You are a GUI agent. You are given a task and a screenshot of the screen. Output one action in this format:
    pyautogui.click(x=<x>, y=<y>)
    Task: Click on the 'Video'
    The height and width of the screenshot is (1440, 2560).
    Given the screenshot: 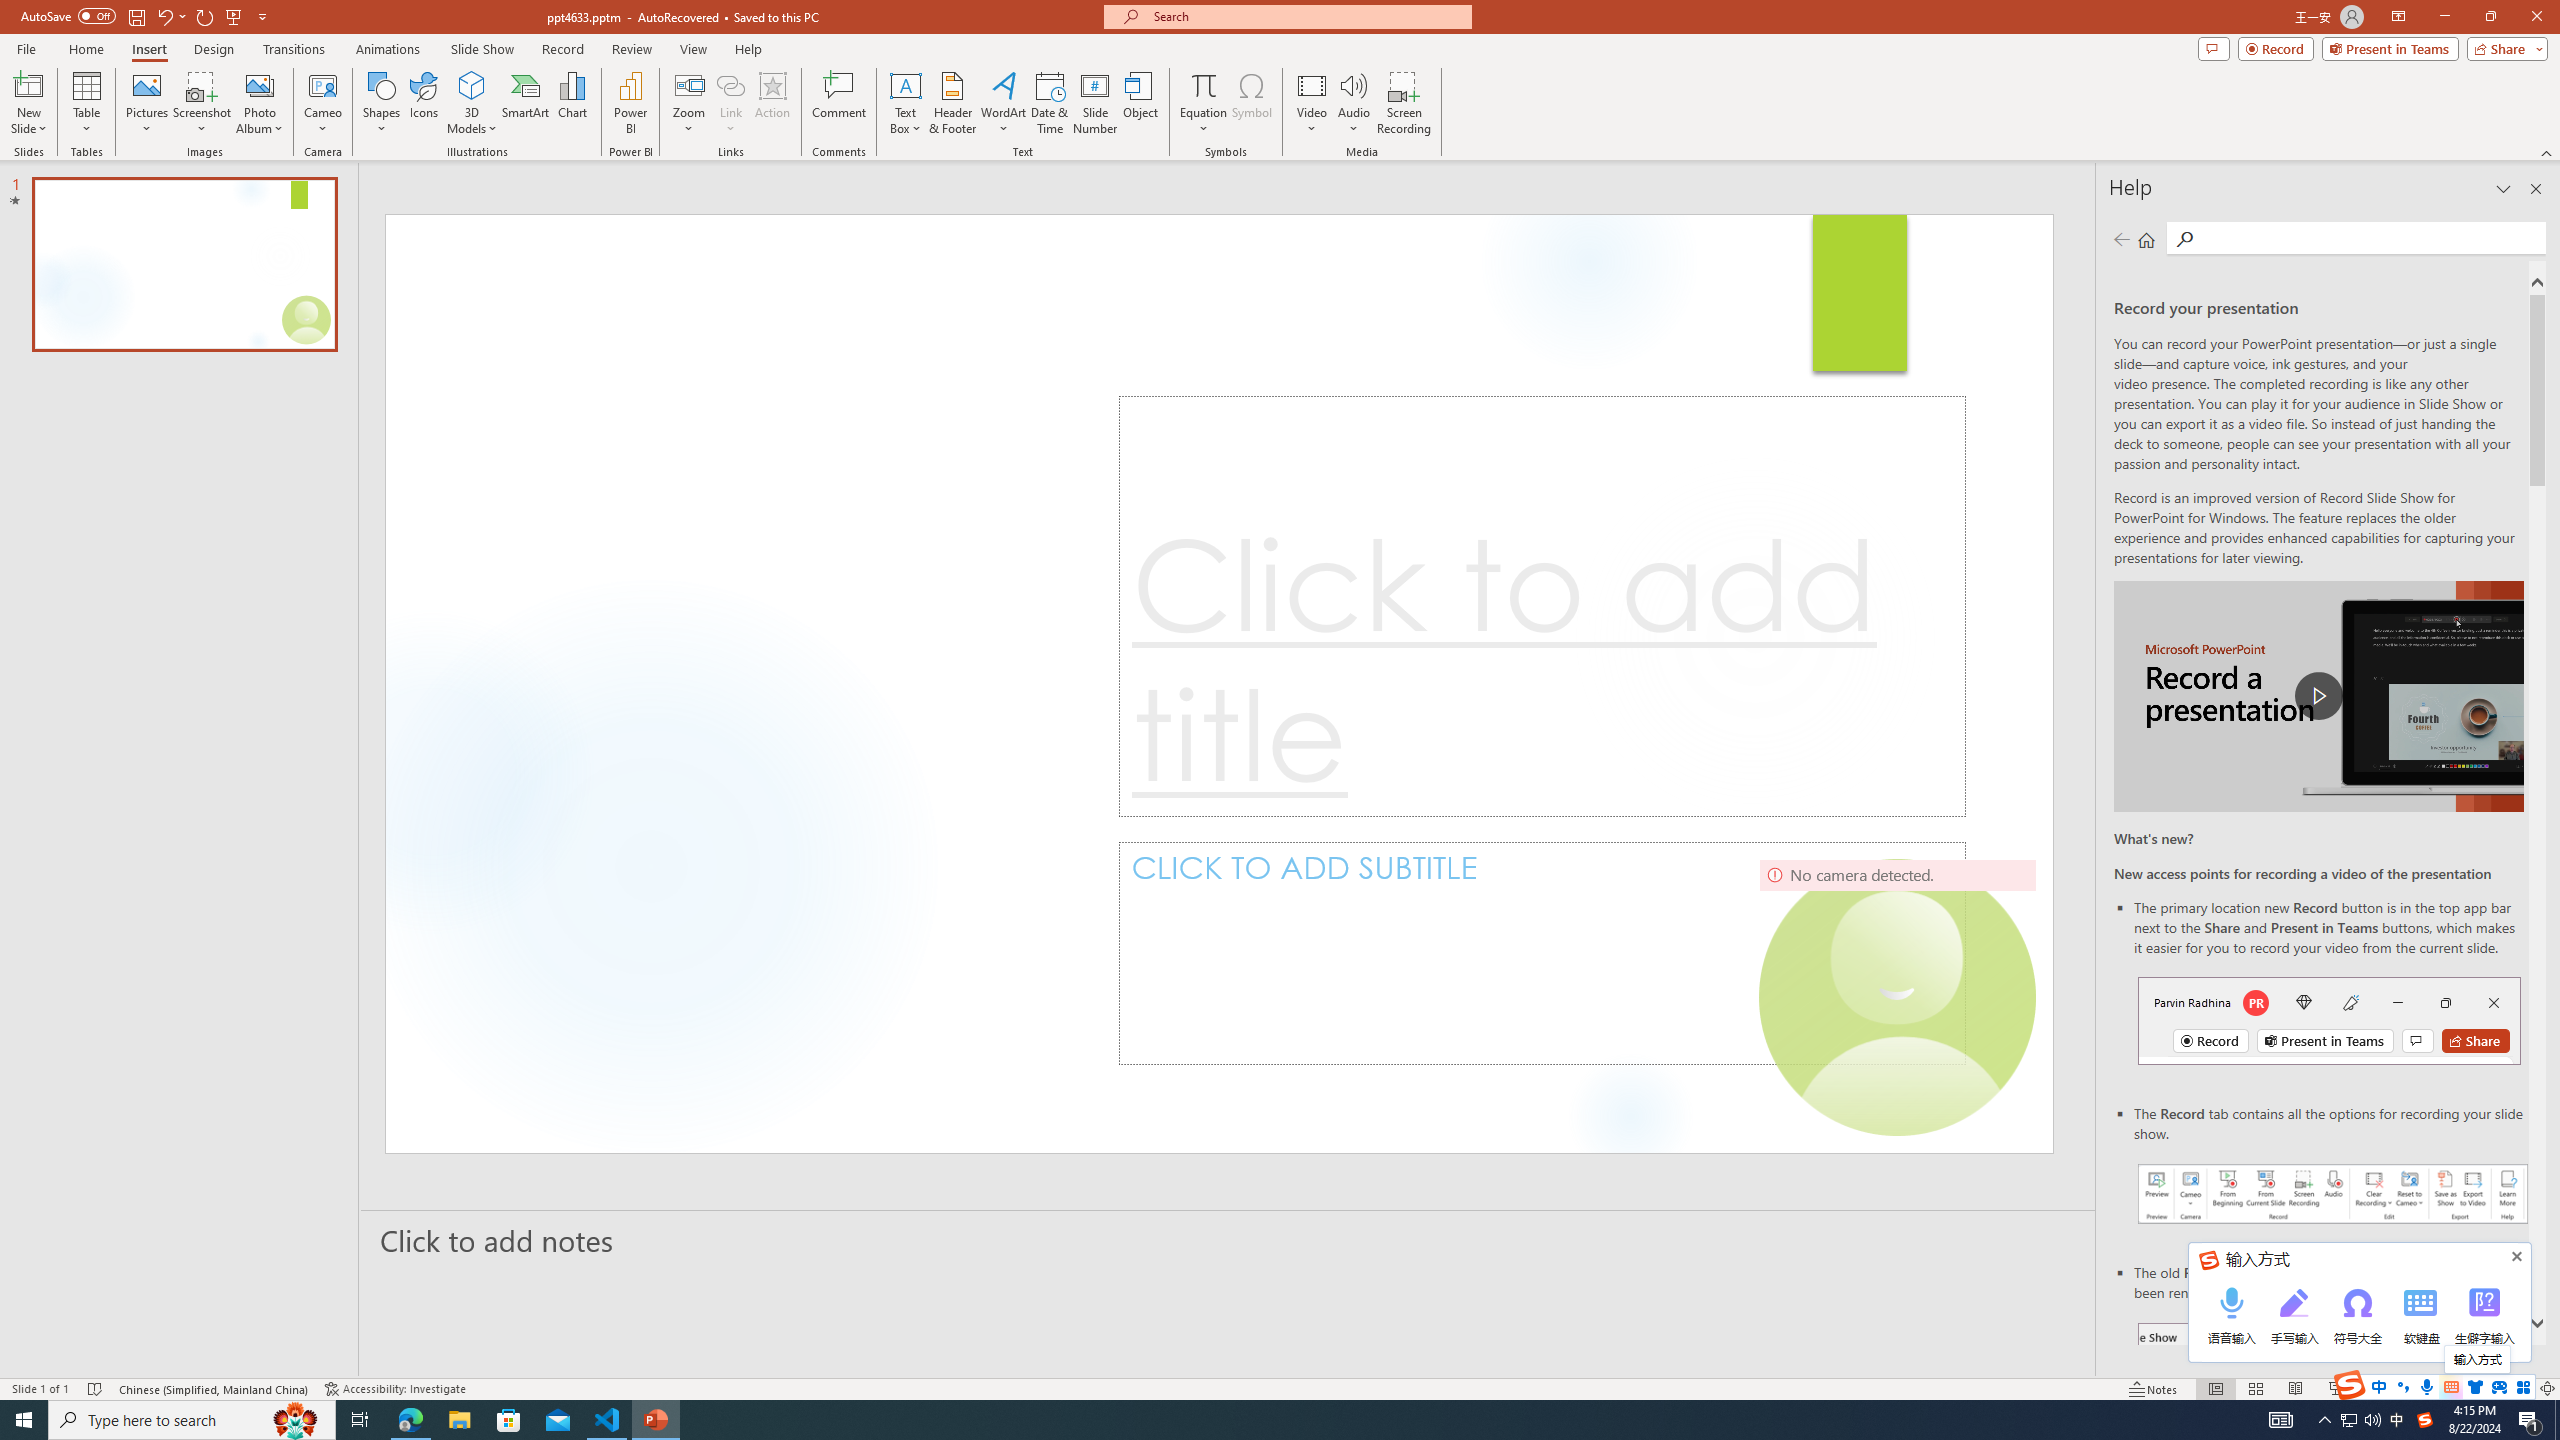 What is the action you would take?
    pyautogui.click(x=1312, y=103)
    